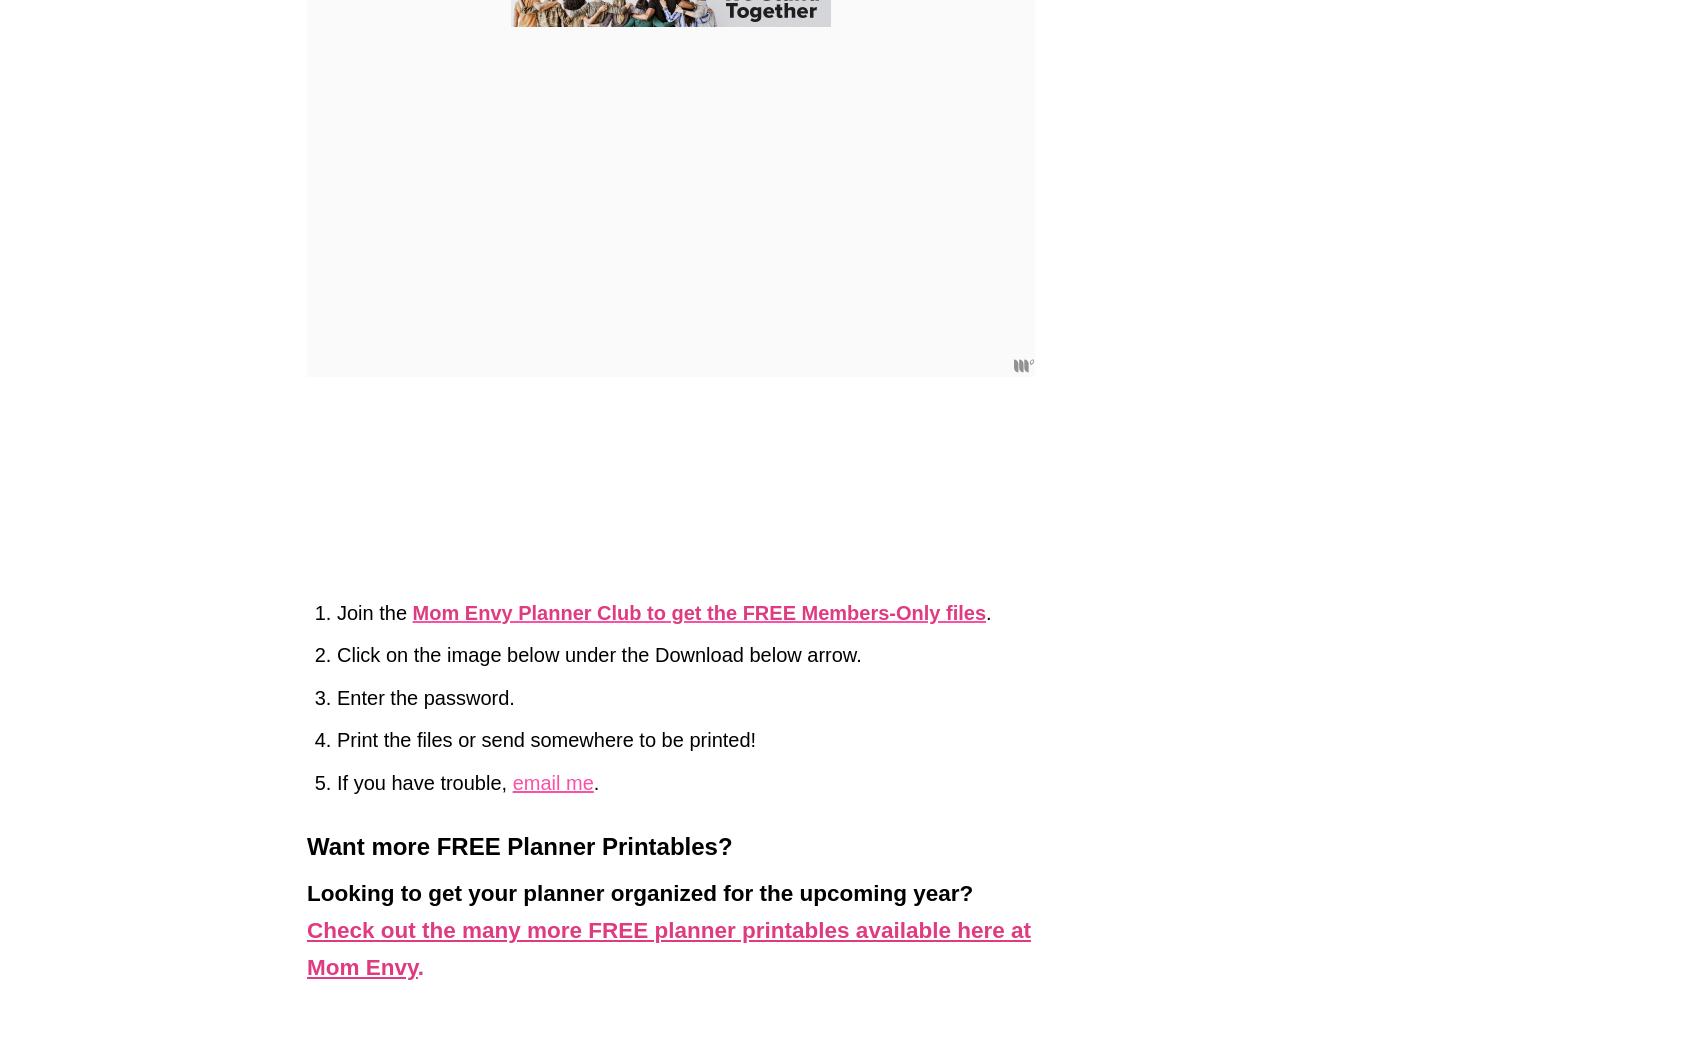 The height and width of the screenshot is (1056, 1692). Describe the element at coordinates (305, 846) in the screenshot. I see `'Want more FREE Planner Printables?'` at that location.